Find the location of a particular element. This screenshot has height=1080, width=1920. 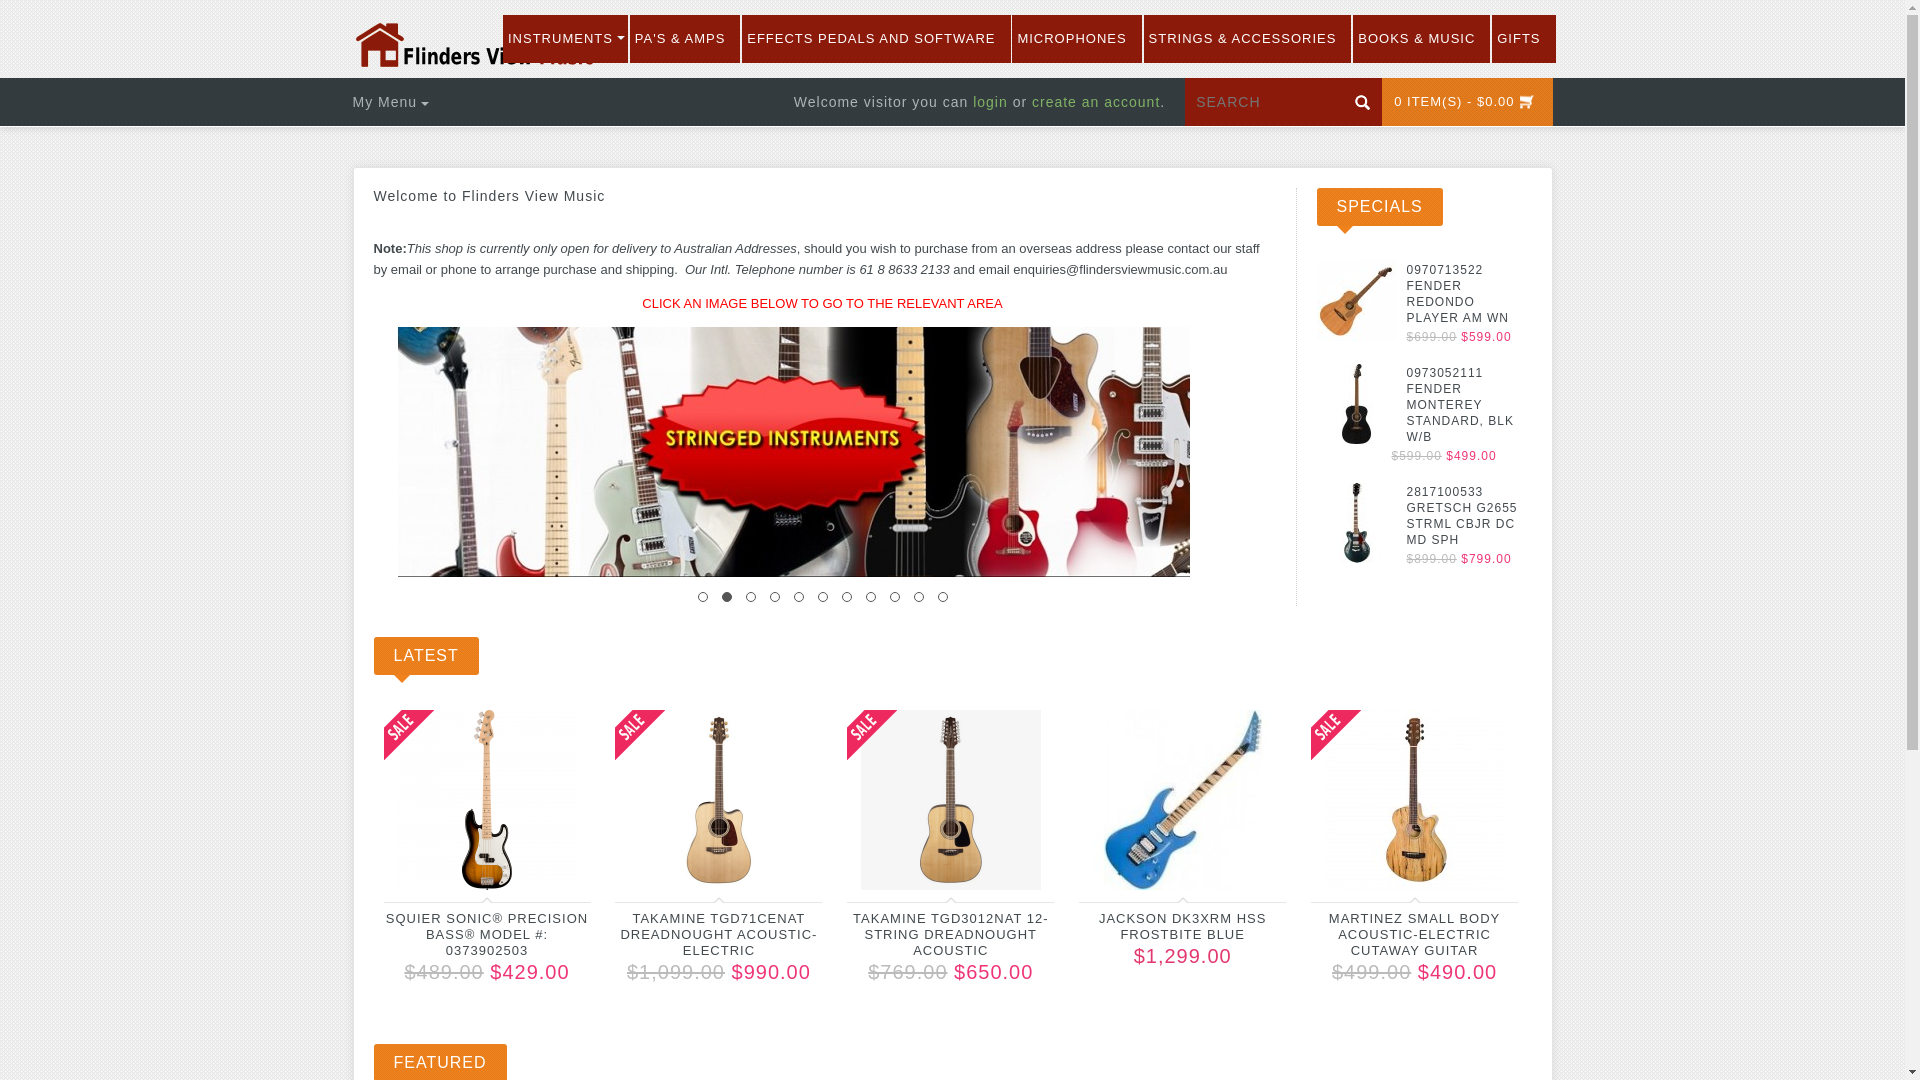

'PA'S & AMPS' is located at coordinates (685, 38).